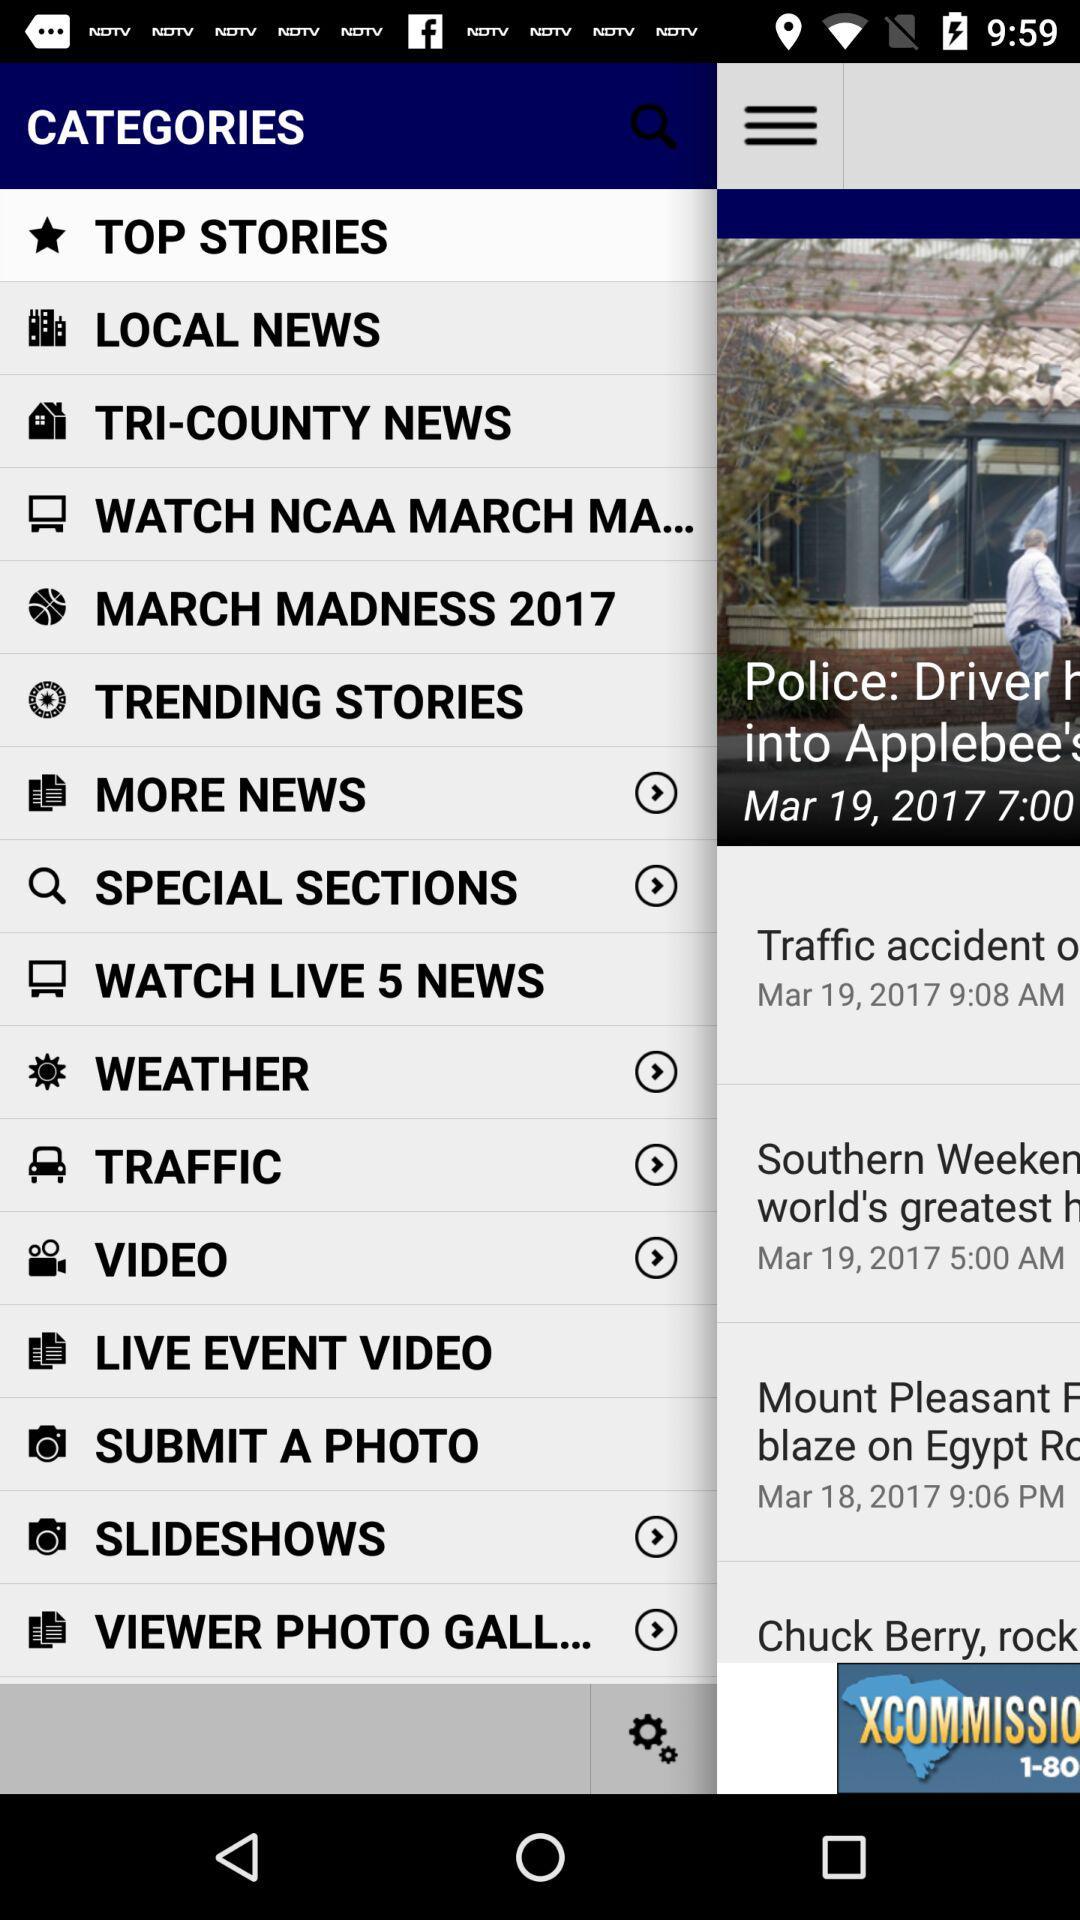 This screenshot has width=1080, height=1920. What do you see at coordinates (778, 124) in the screenshot?
I see `the menu icon` at bounding box center [778, 124].